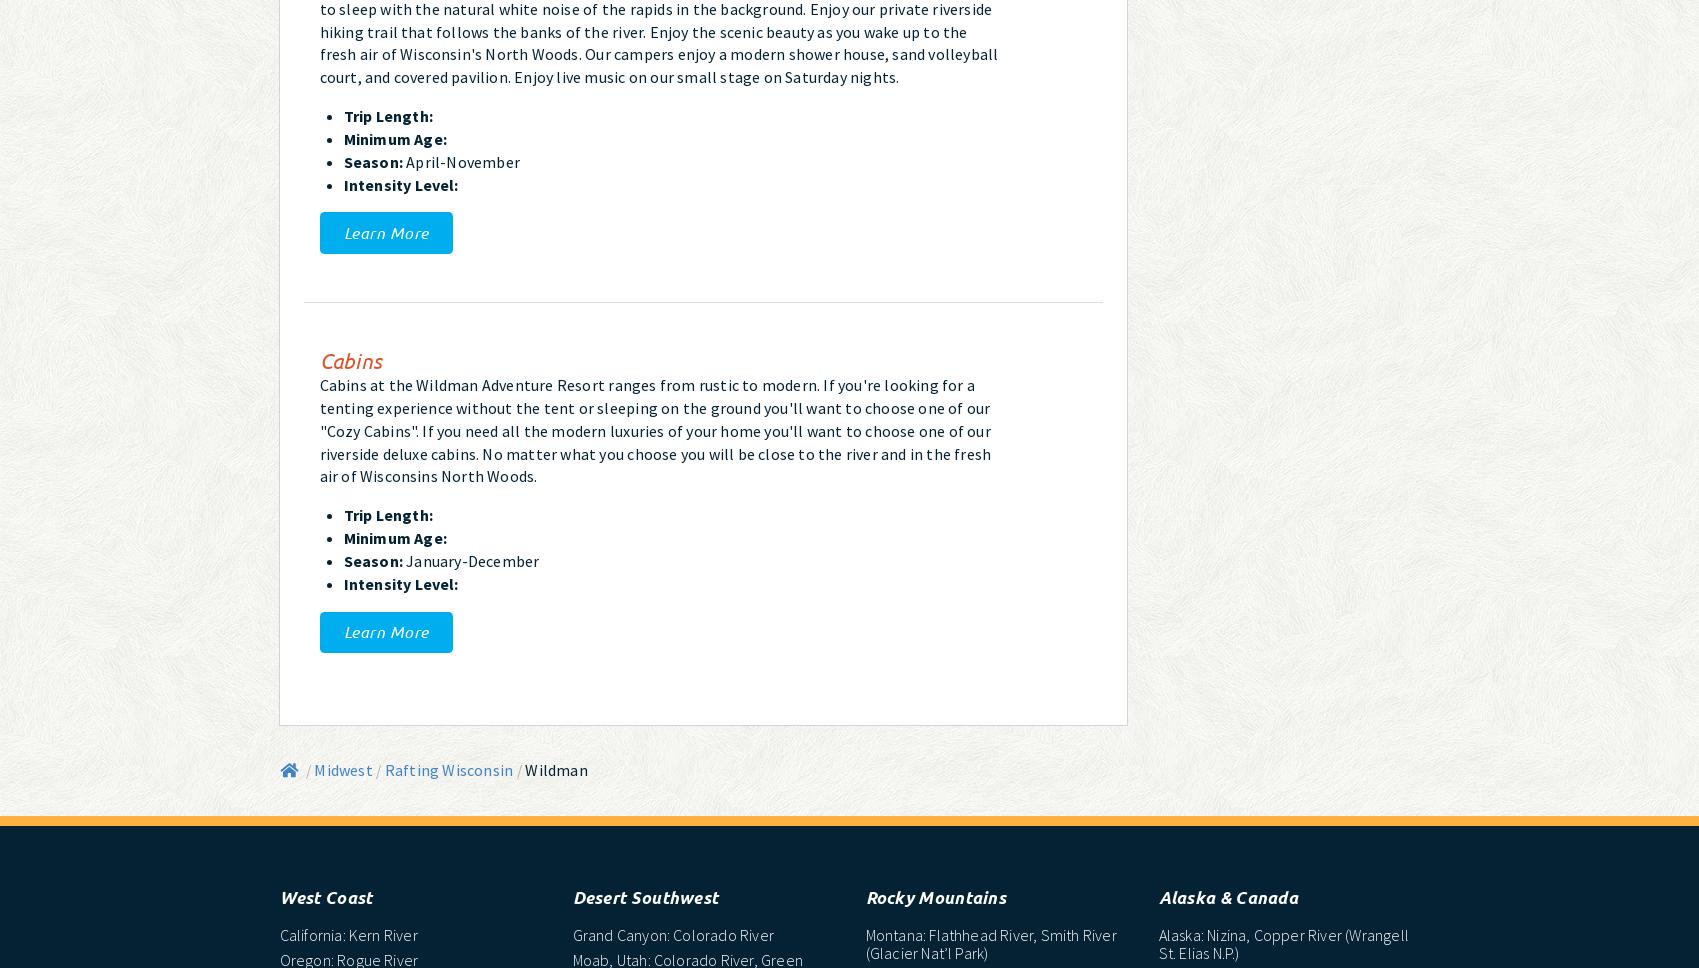 Image resolution: width=1699 pixels, height=968 pixels. Describe the element at coordinates (1282, 942) in the screenshot. I see `'Alaska: Nizina, Copper River (Wrangell St. Elias N.P.)'` at that location.